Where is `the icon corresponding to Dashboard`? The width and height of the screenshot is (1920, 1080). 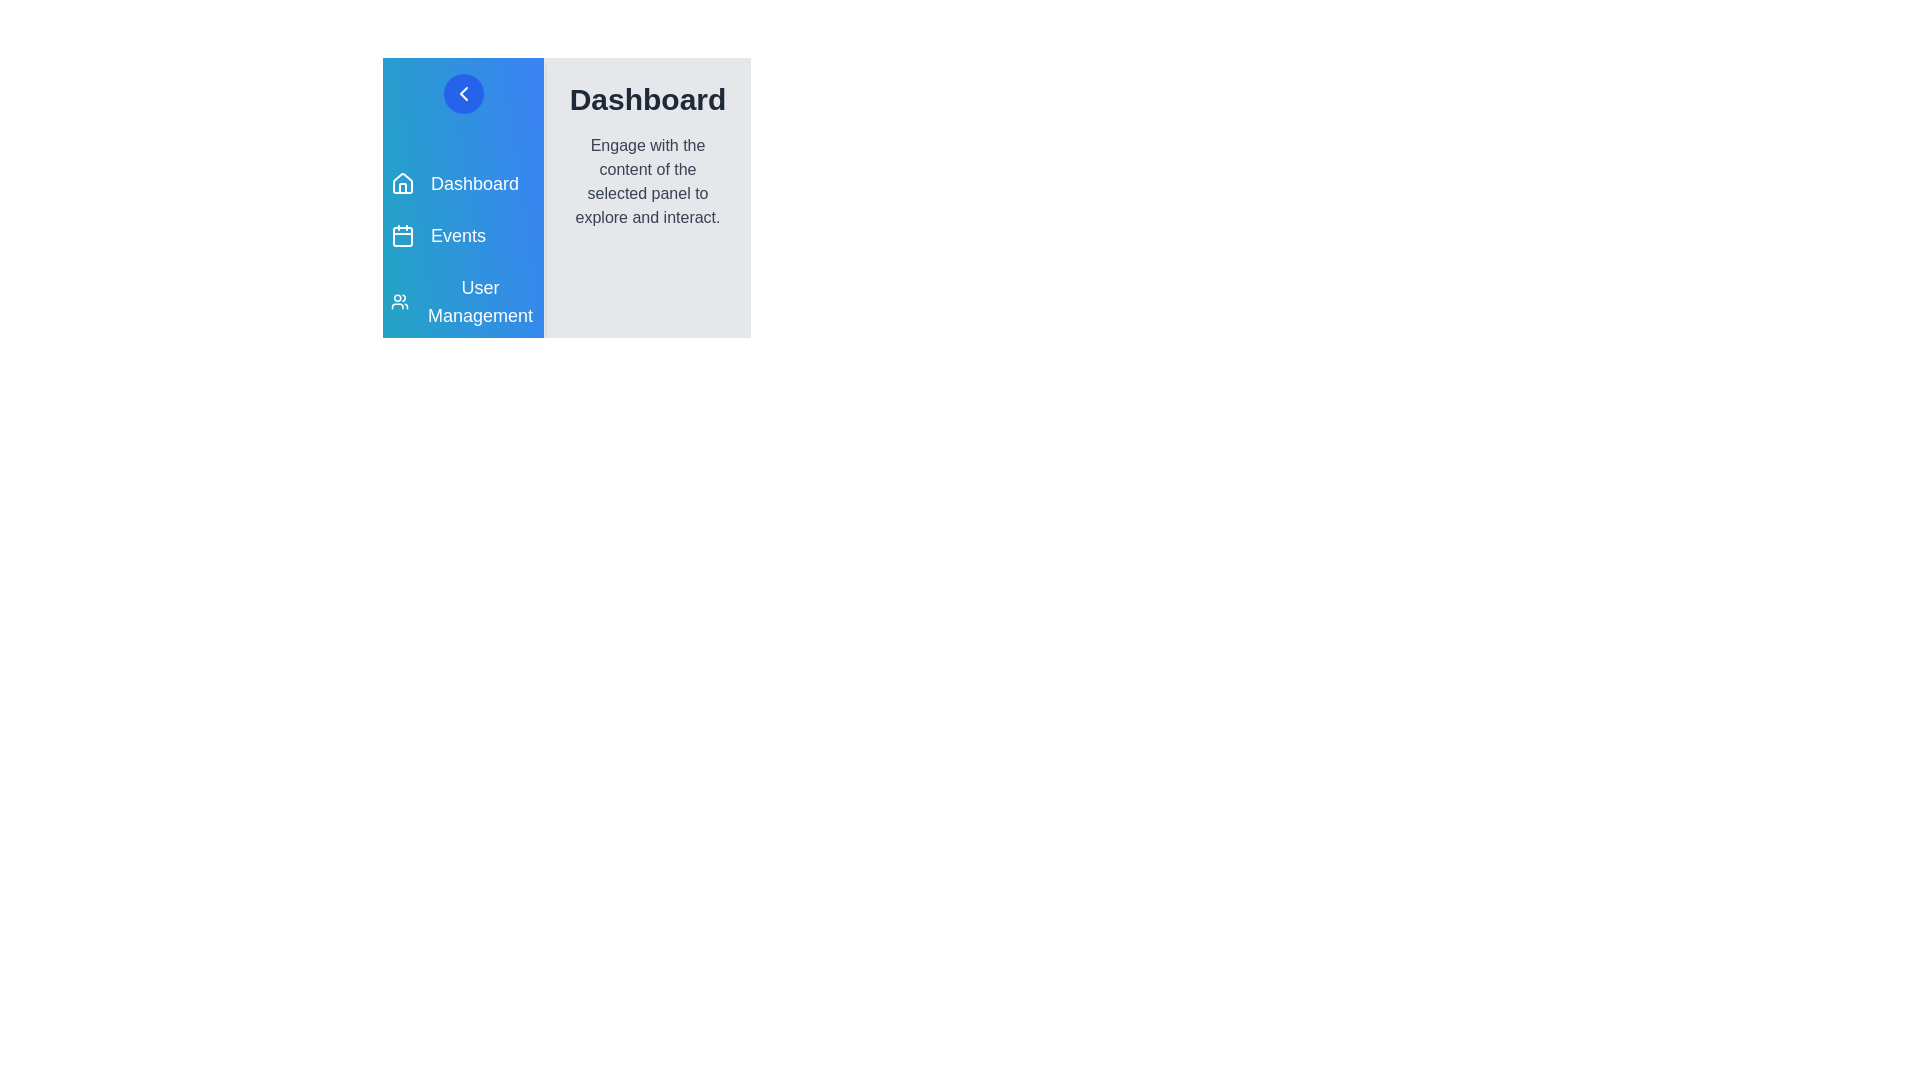 the icon corresponding to Dashboard is located at coordinates (402, 184).